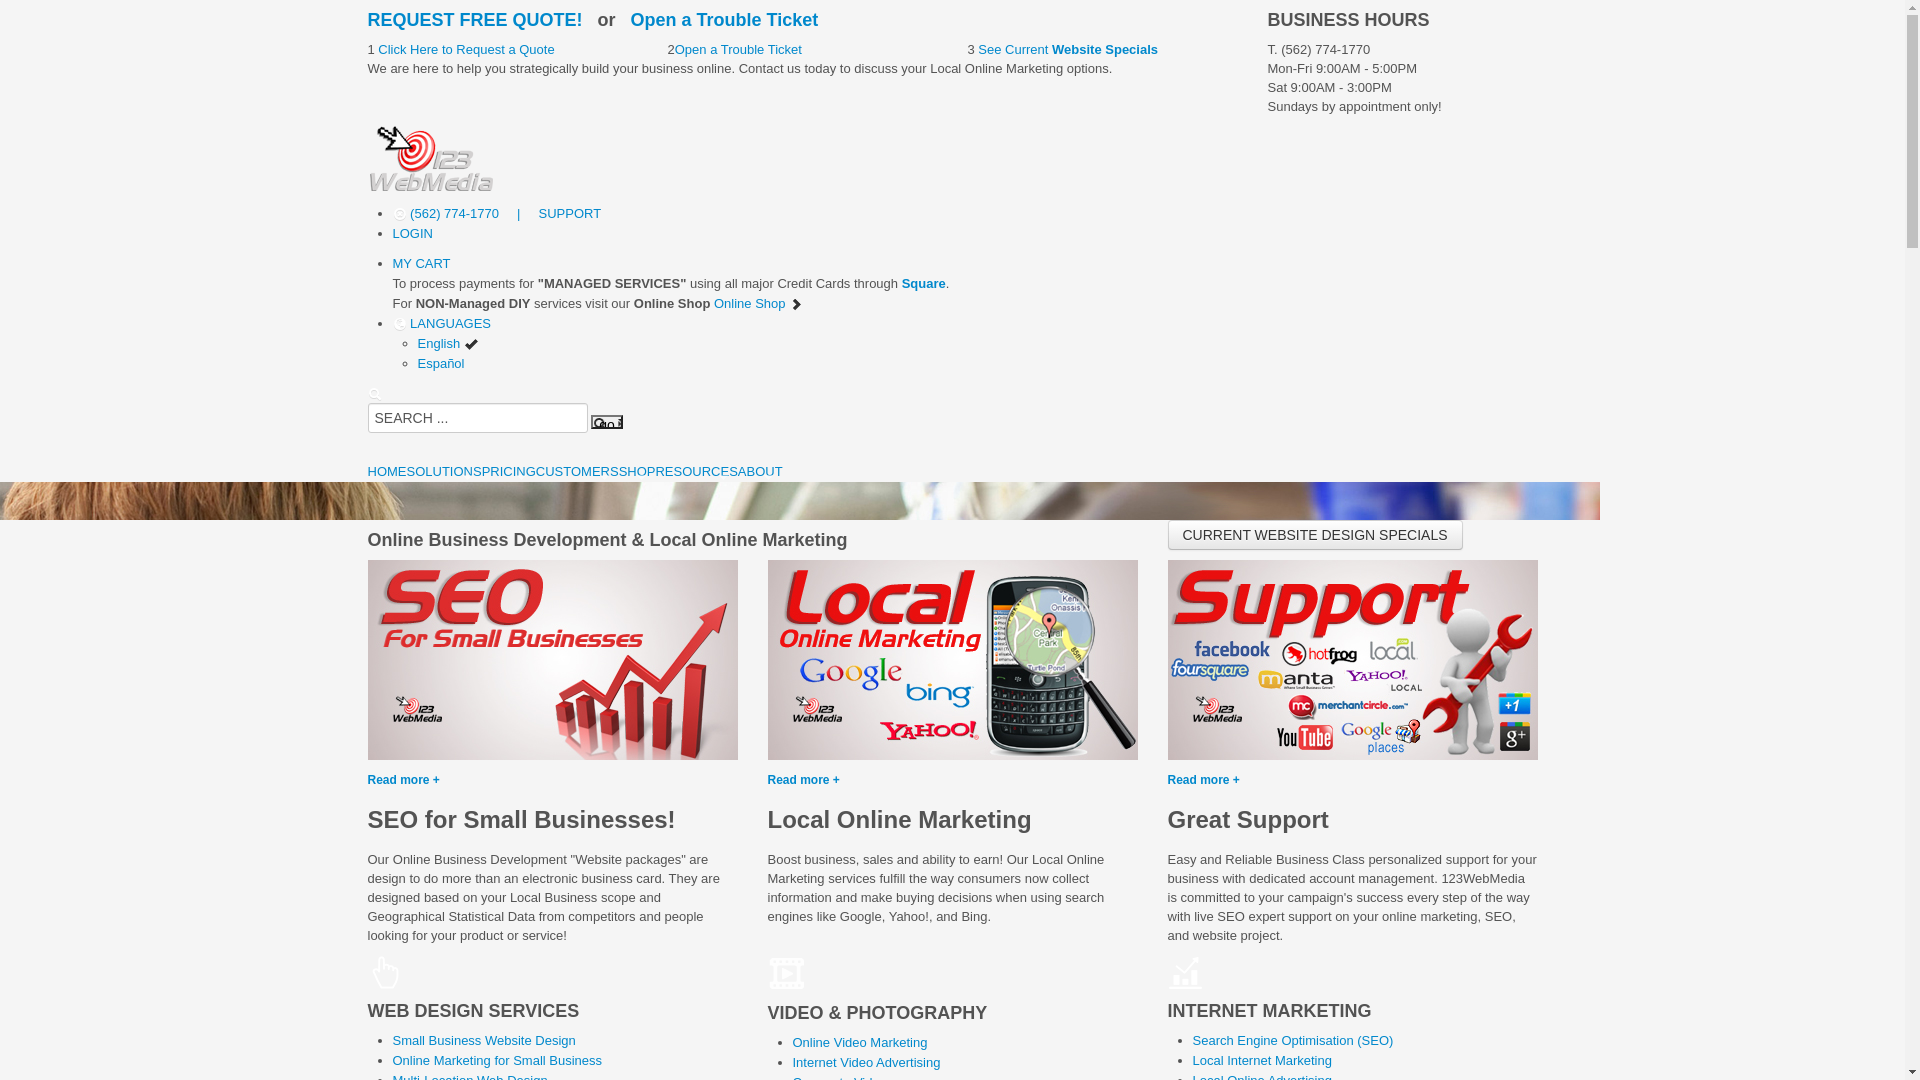  Describe the element at coordinates (464, 48) in the screenshot. I see `'Click Here to Request a Quote'` at that location.